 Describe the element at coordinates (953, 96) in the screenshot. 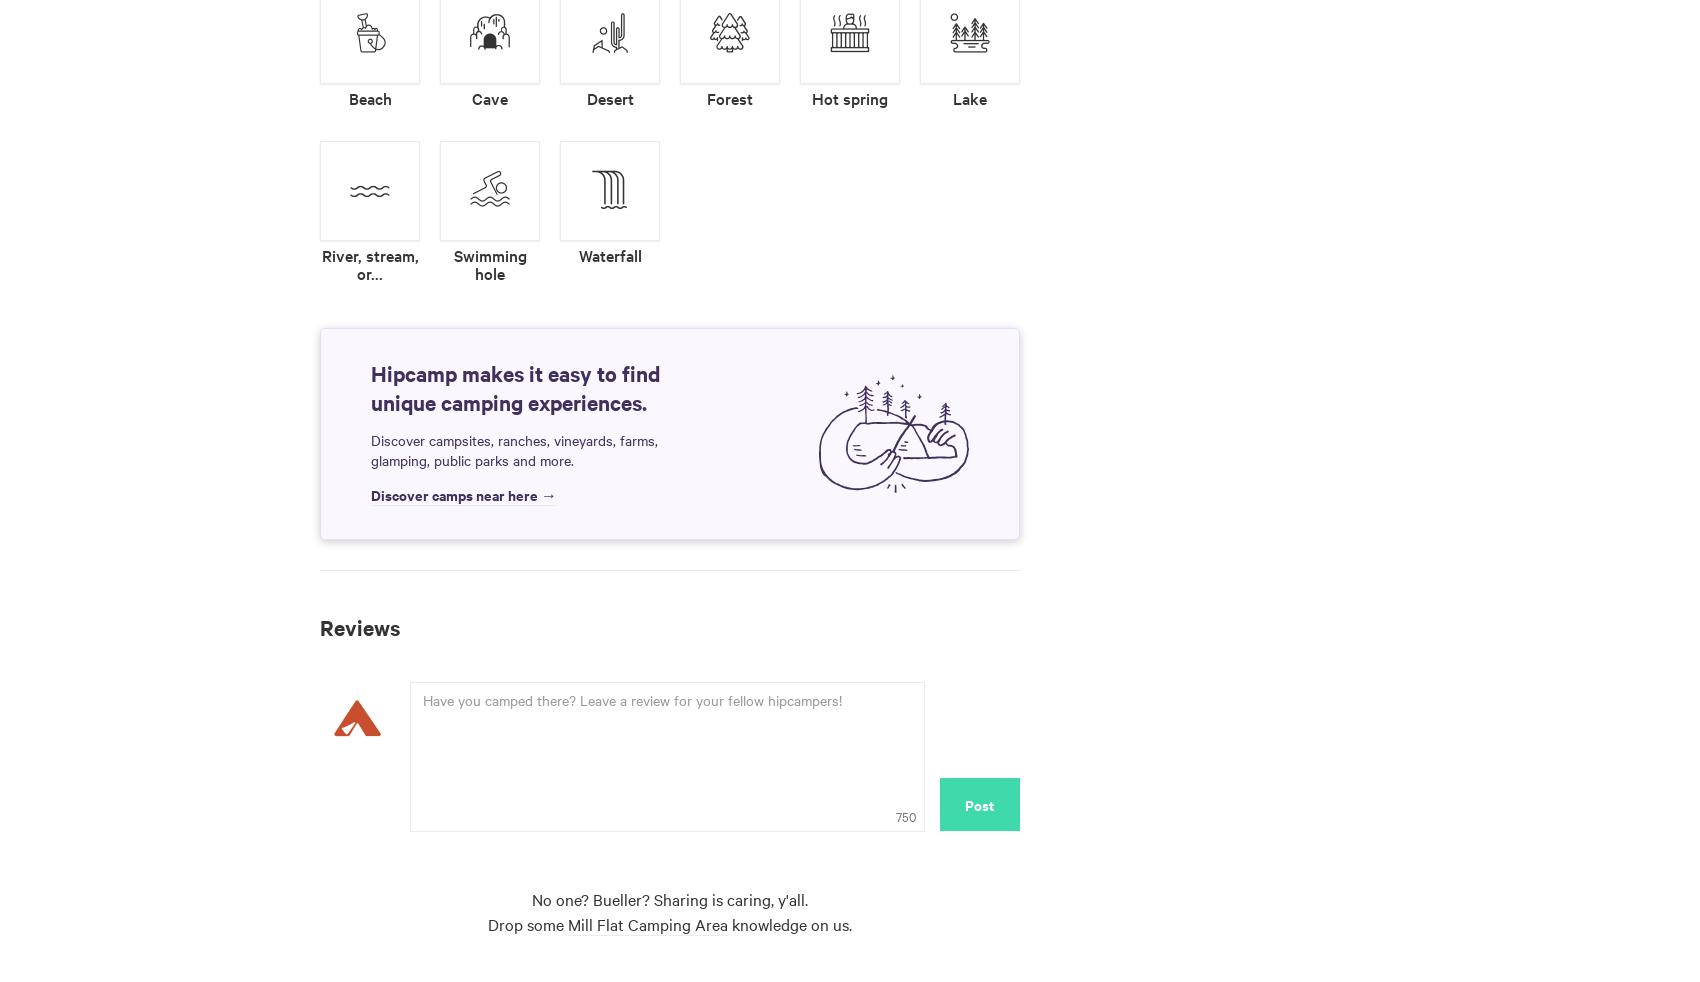

I see `'Lake'` at that location.